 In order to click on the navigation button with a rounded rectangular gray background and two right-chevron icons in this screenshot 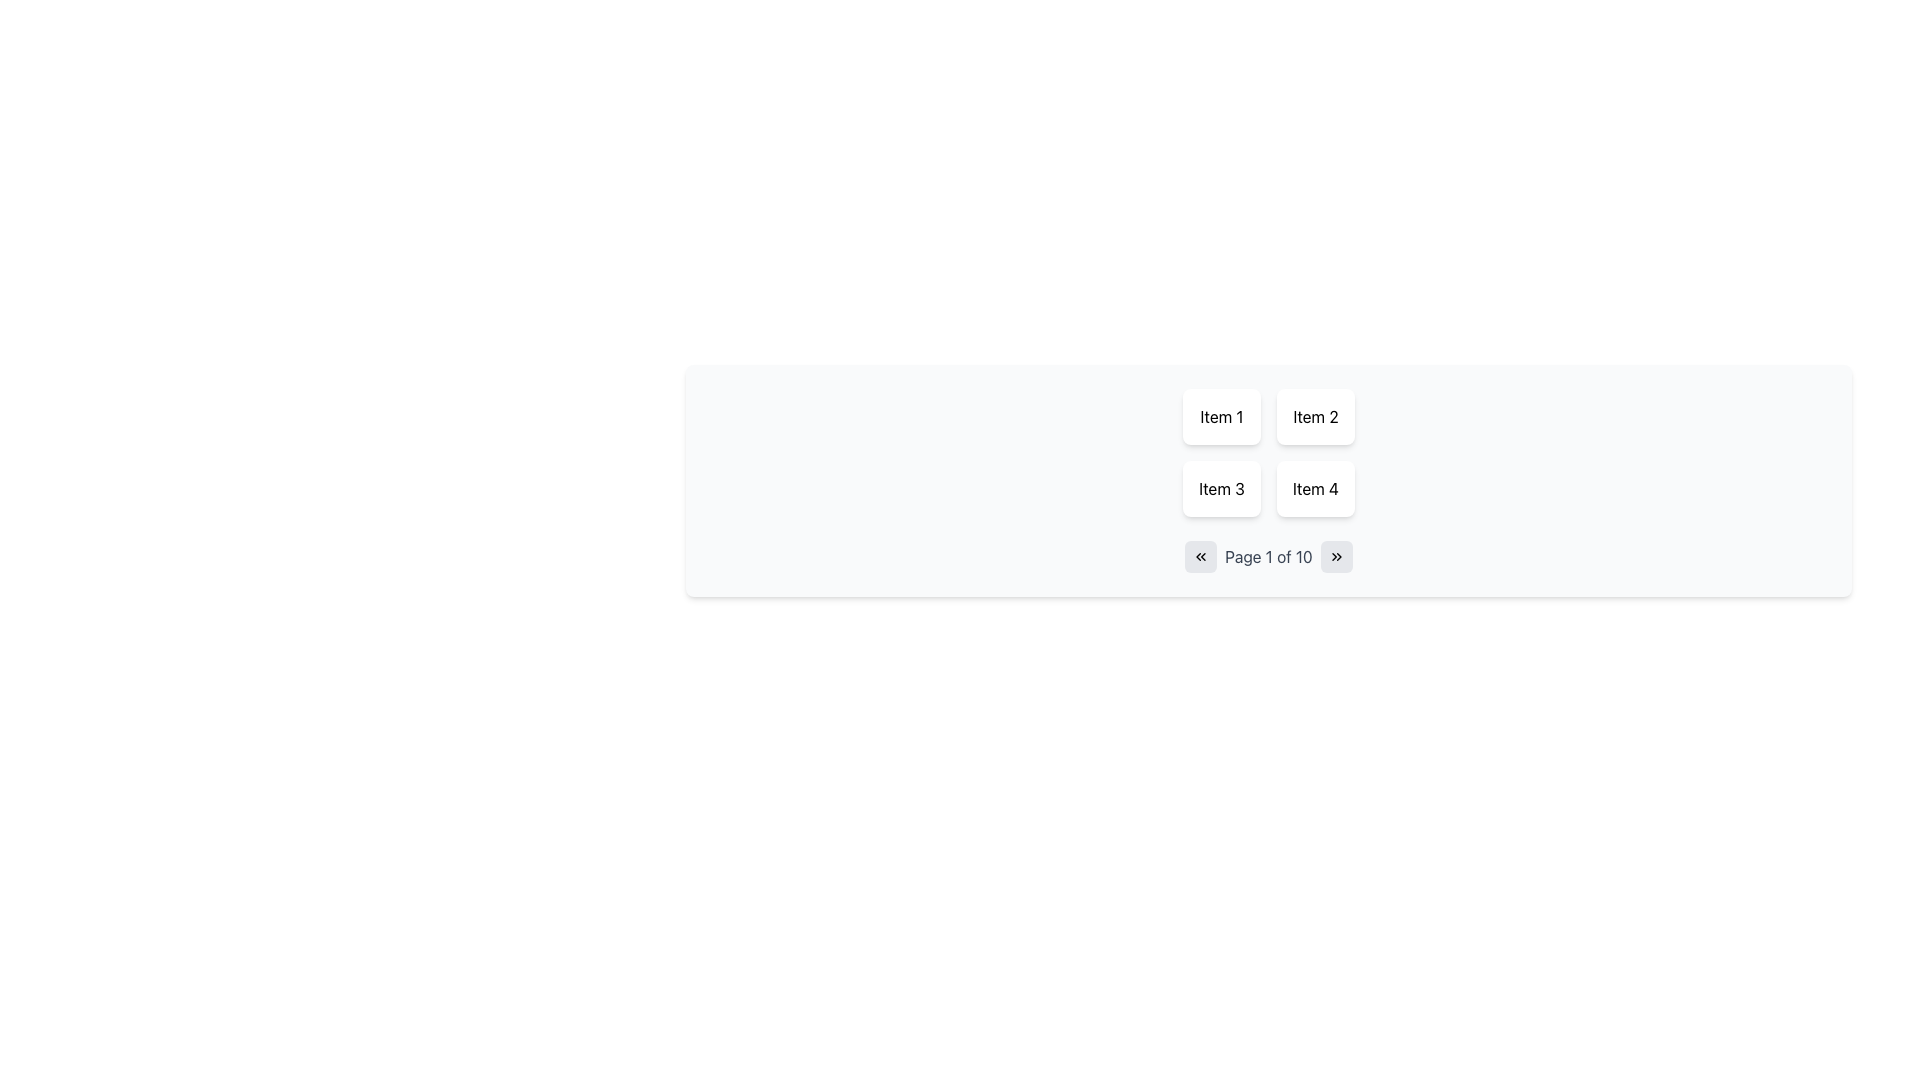, I will do `click(1336, 556)`.